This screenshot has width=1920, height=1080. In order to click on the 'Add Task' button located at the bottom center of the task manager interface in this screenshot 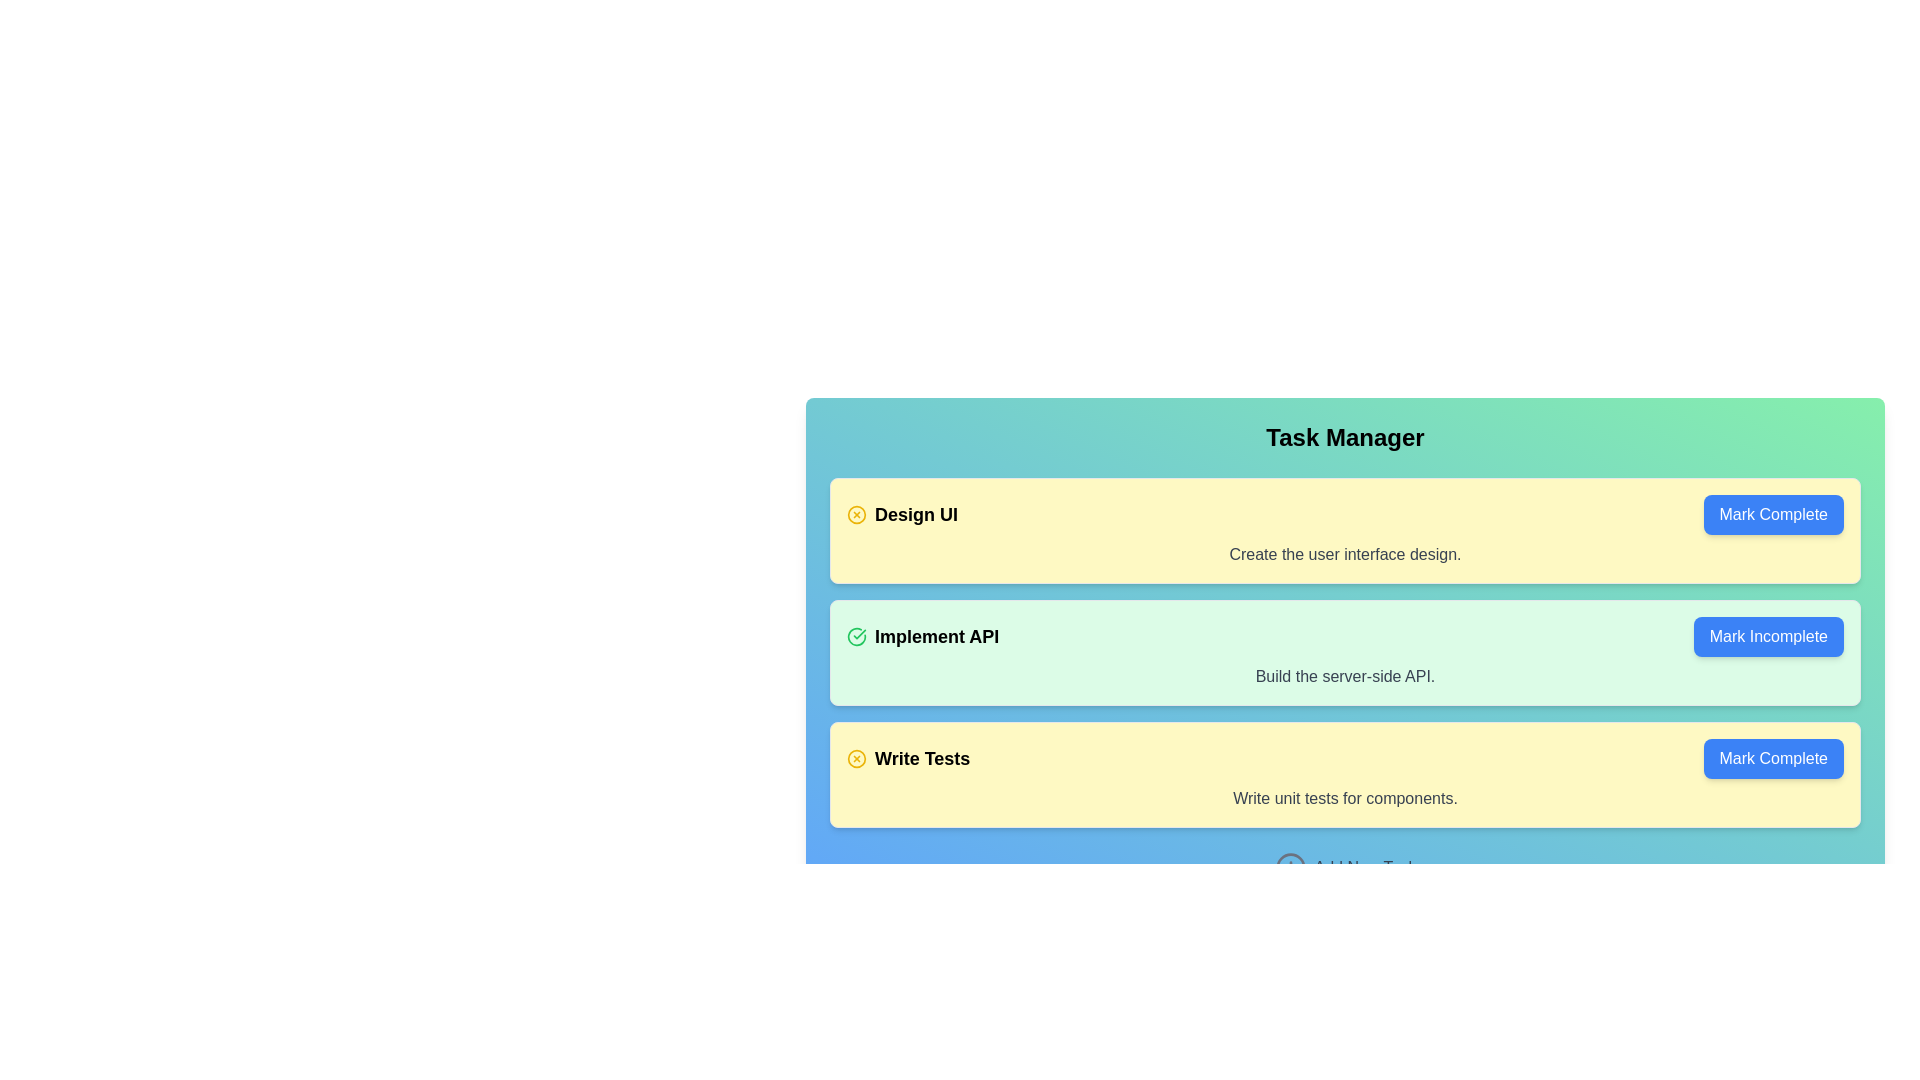, I will do `click(1345, 866)`.